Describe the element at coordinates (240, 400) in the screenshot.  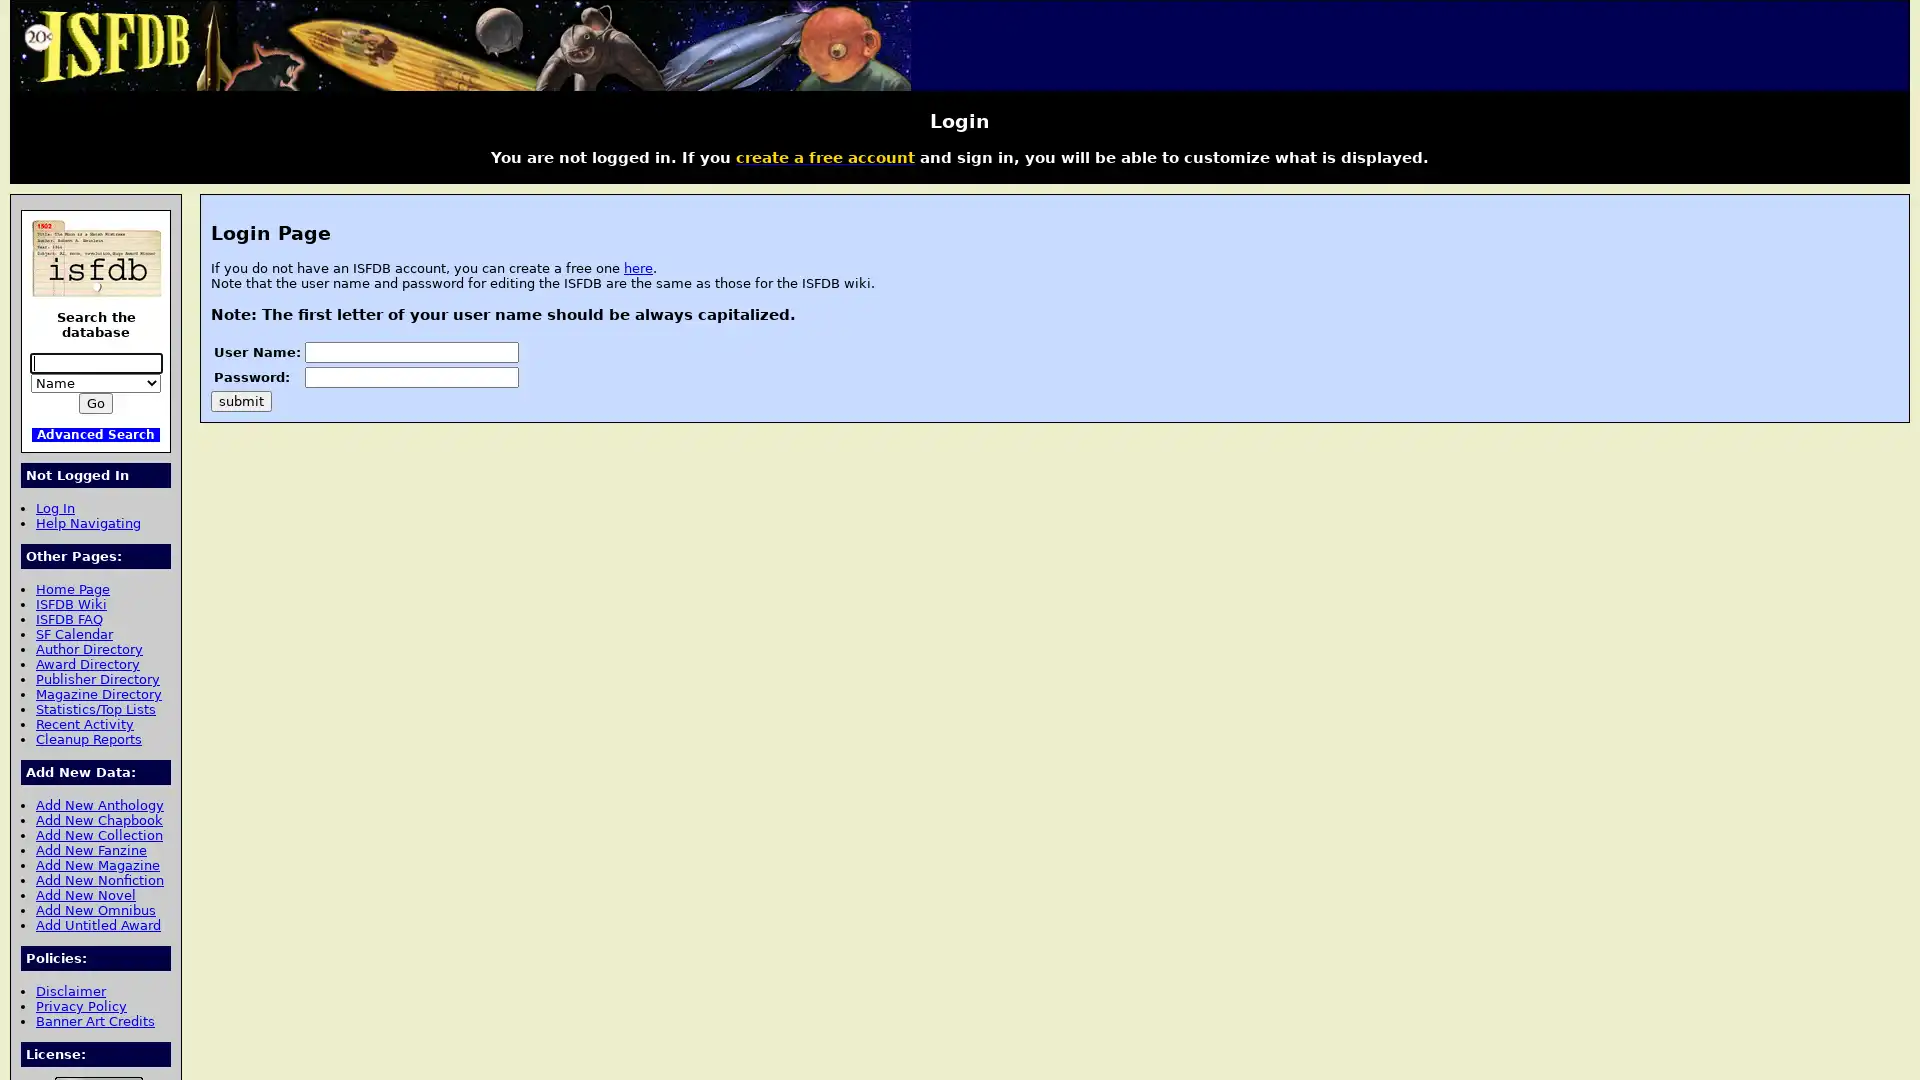
I see `submit` at that location.